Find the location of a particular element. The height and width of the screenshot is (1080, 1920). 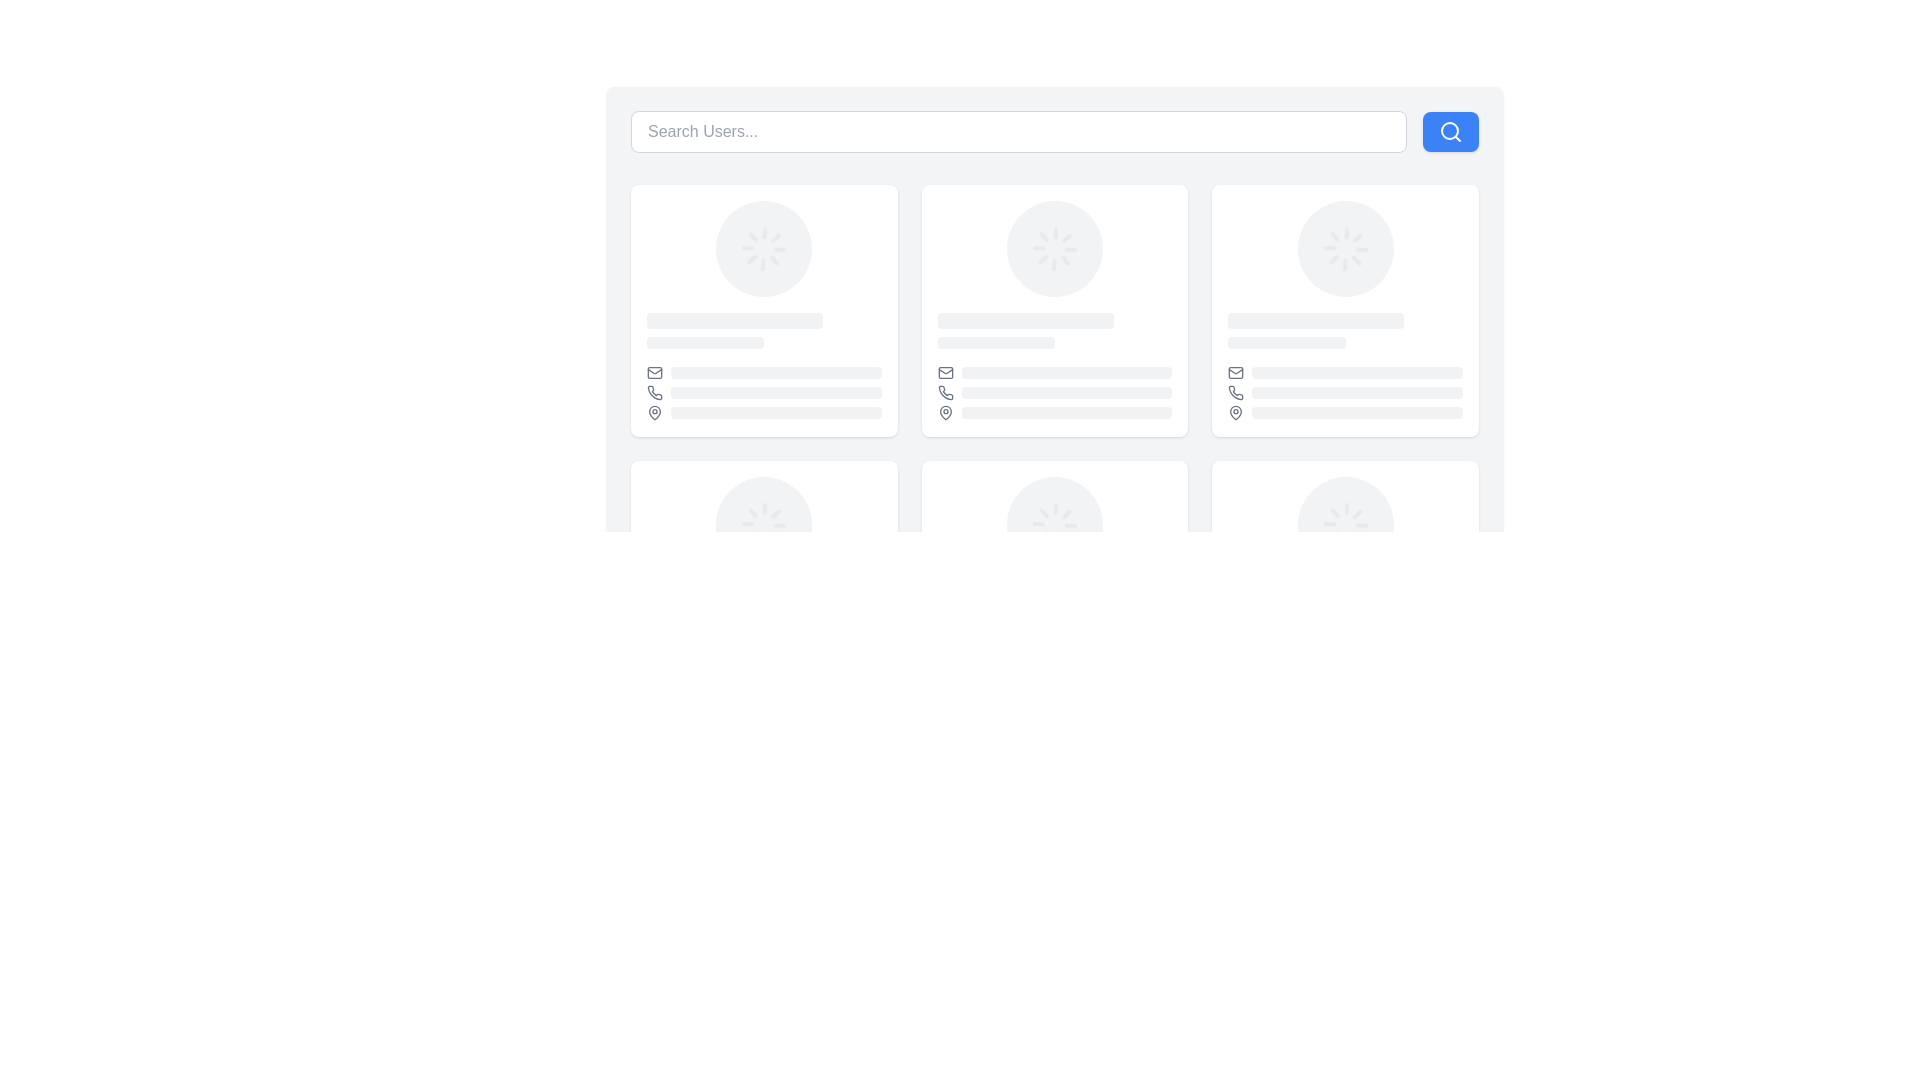

the Loader or Spinner located at the top center inside the card element in the first row and first column of the grid layout is located at coordinates (763, 248).